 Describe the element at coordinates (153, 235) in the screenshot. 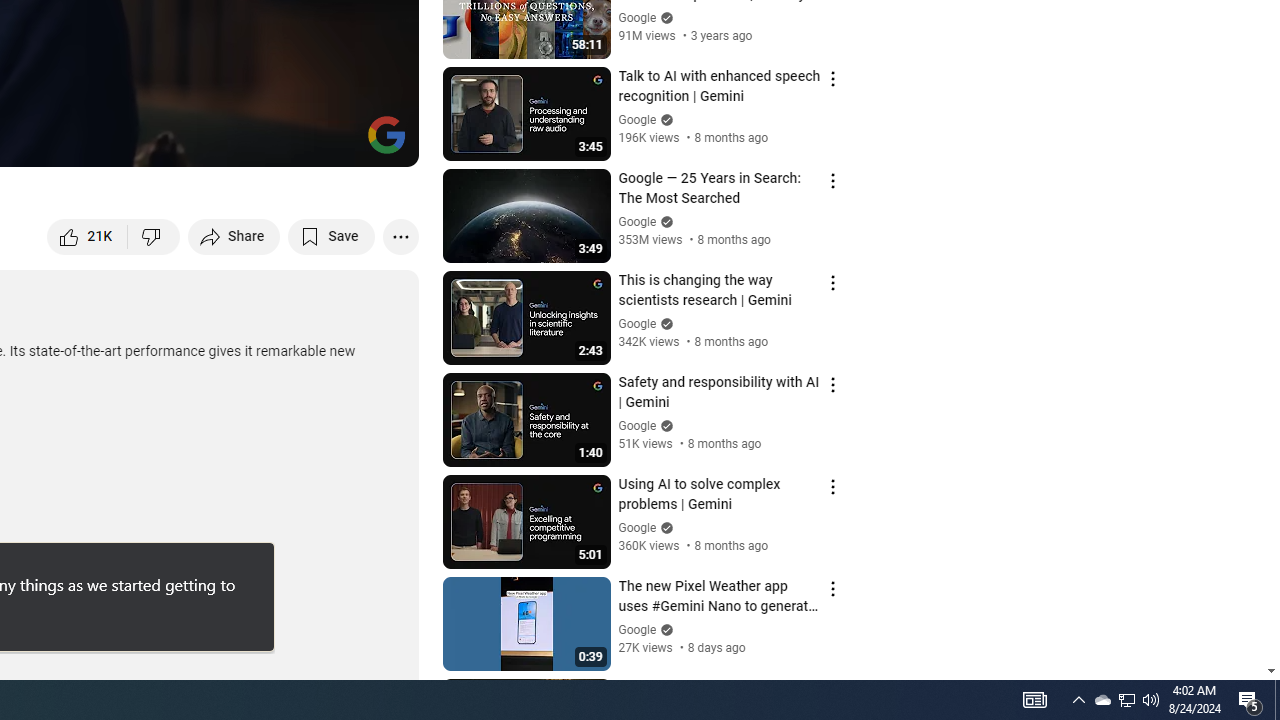

I see `'Dislike this video'` at that location.